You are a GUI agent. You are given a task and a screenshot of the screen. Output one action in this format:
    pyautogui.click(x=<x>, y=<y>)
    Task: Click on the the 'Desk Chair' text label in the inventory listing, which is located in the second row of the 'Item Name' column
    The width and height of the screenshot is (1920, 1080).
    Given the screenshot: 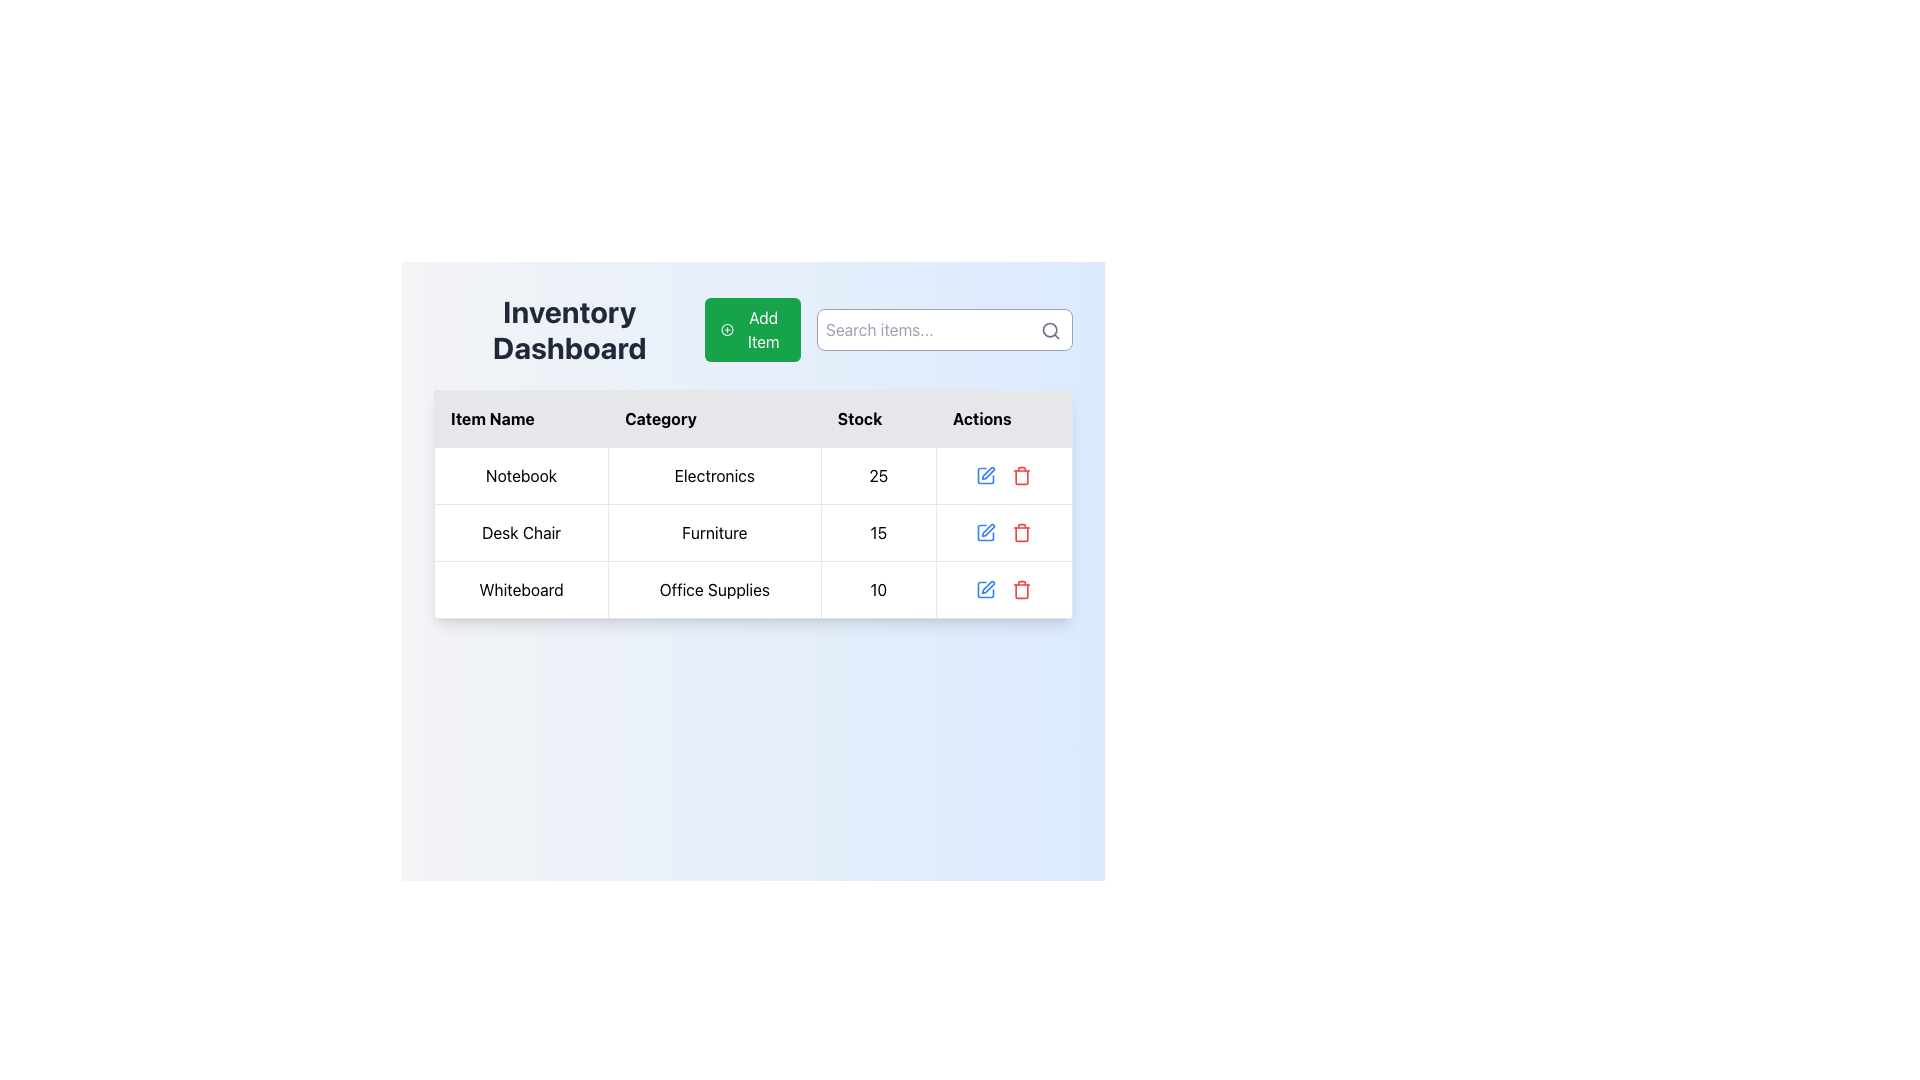 What is the action you would take?
    pyautogui.click(x=521, y=531)
    